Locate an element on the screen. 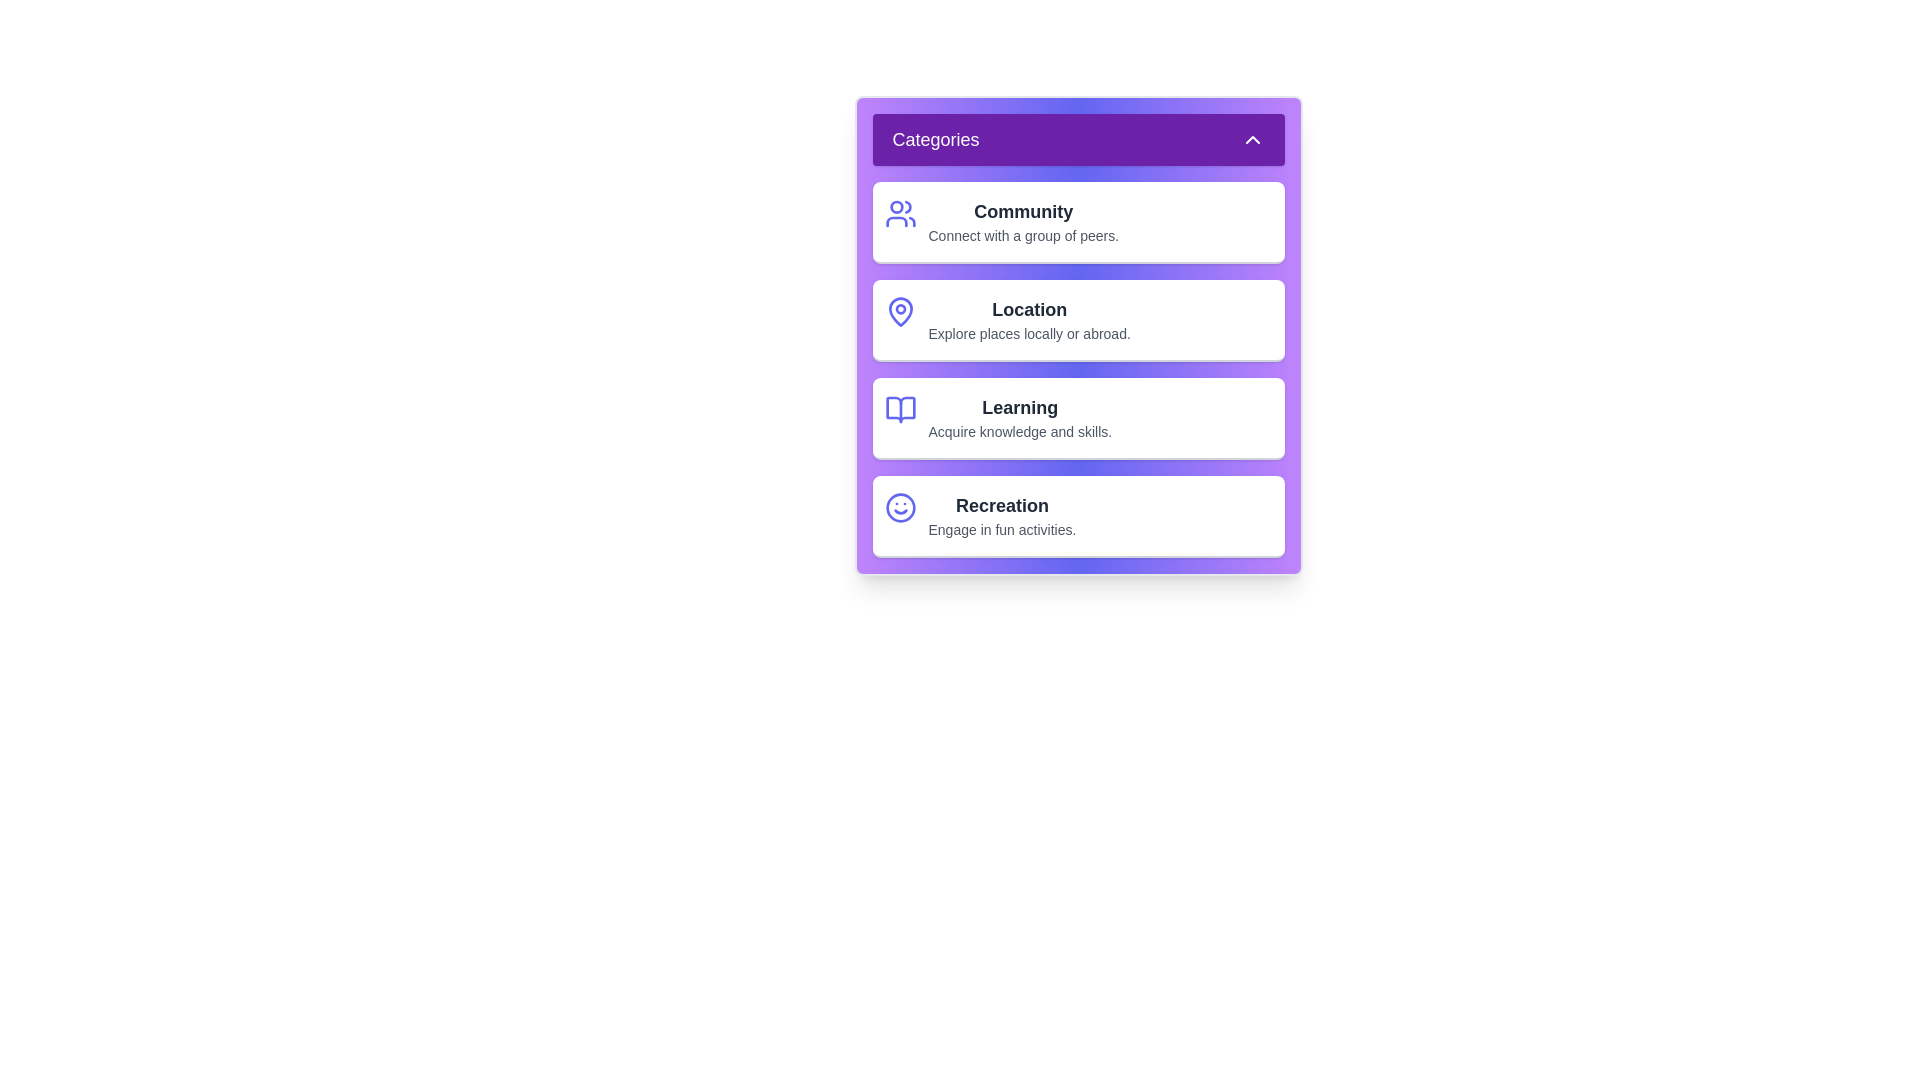 This screenshot has width=1920, height=1080. the category item Learning to observe the visual effect is located at coordinates (1077, 418).